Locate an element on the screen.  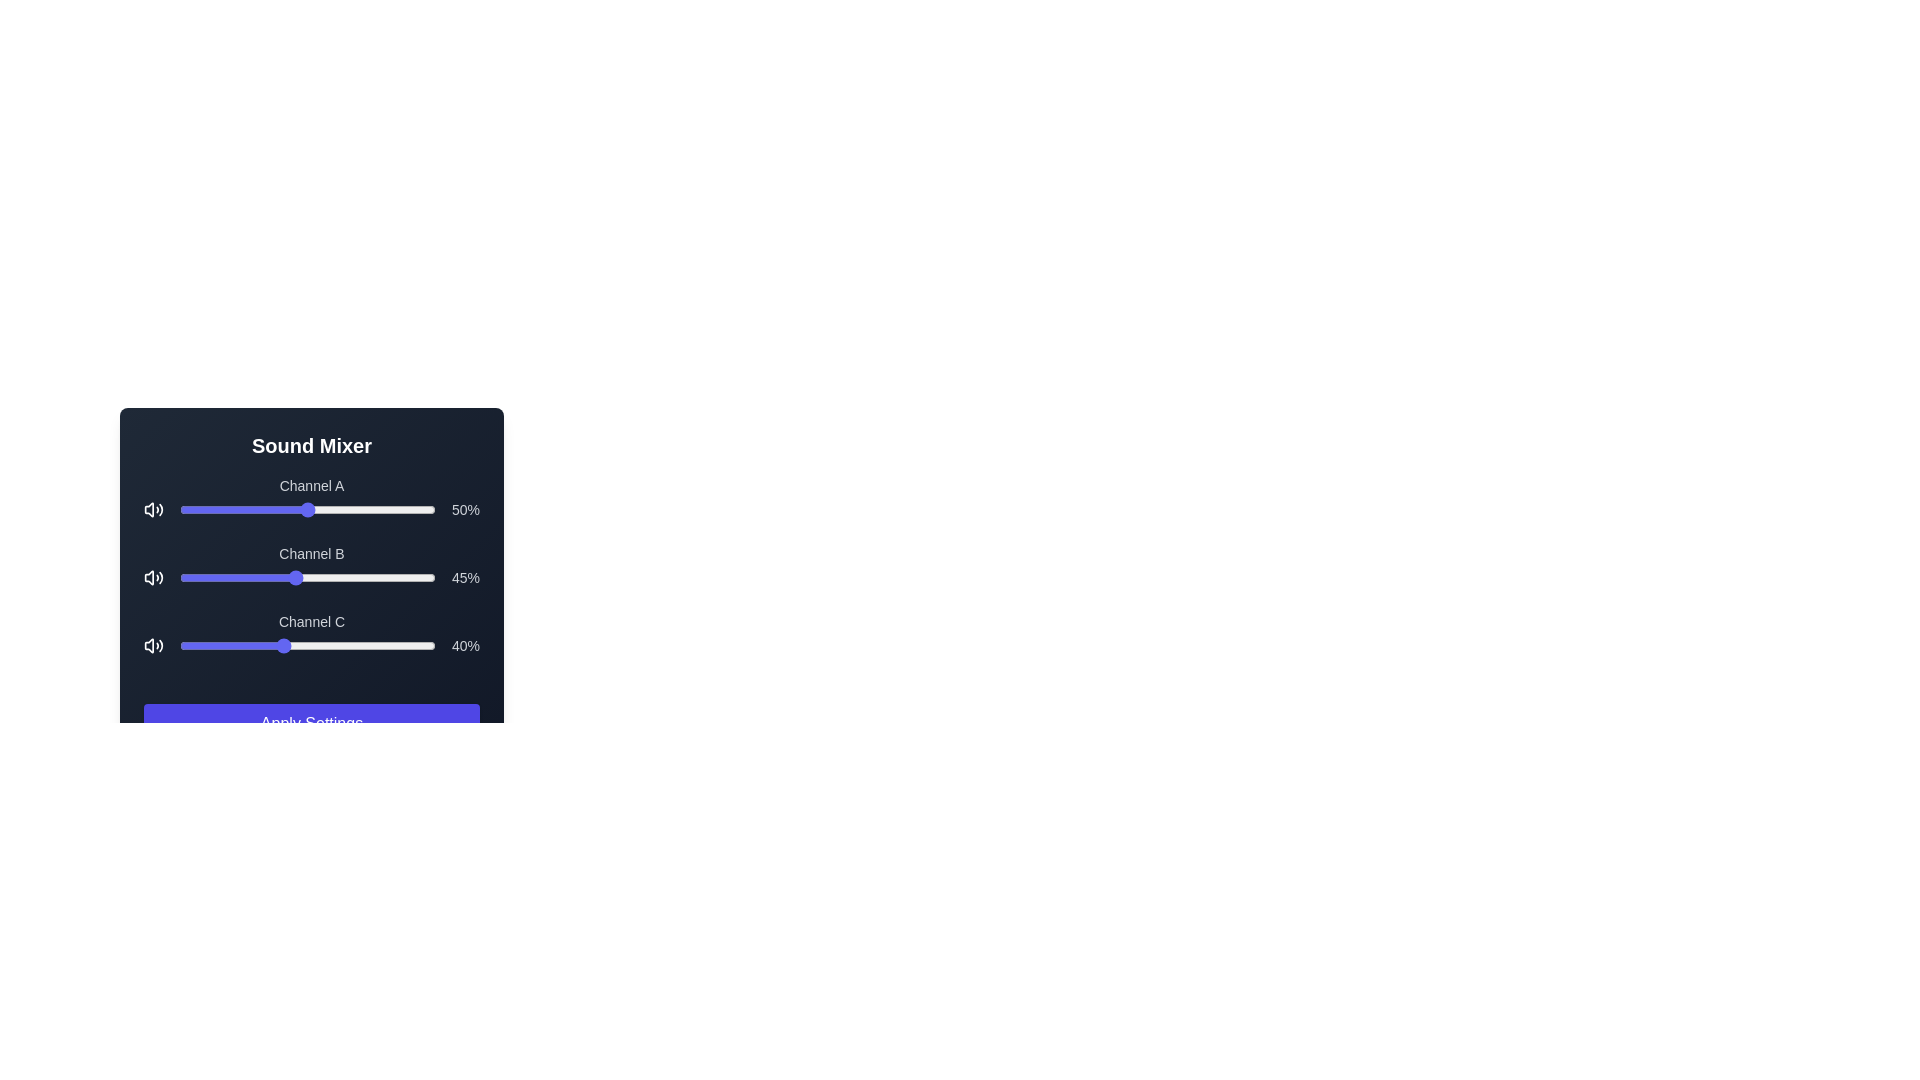
the Channel B volume is located at coordinates (236, 578).